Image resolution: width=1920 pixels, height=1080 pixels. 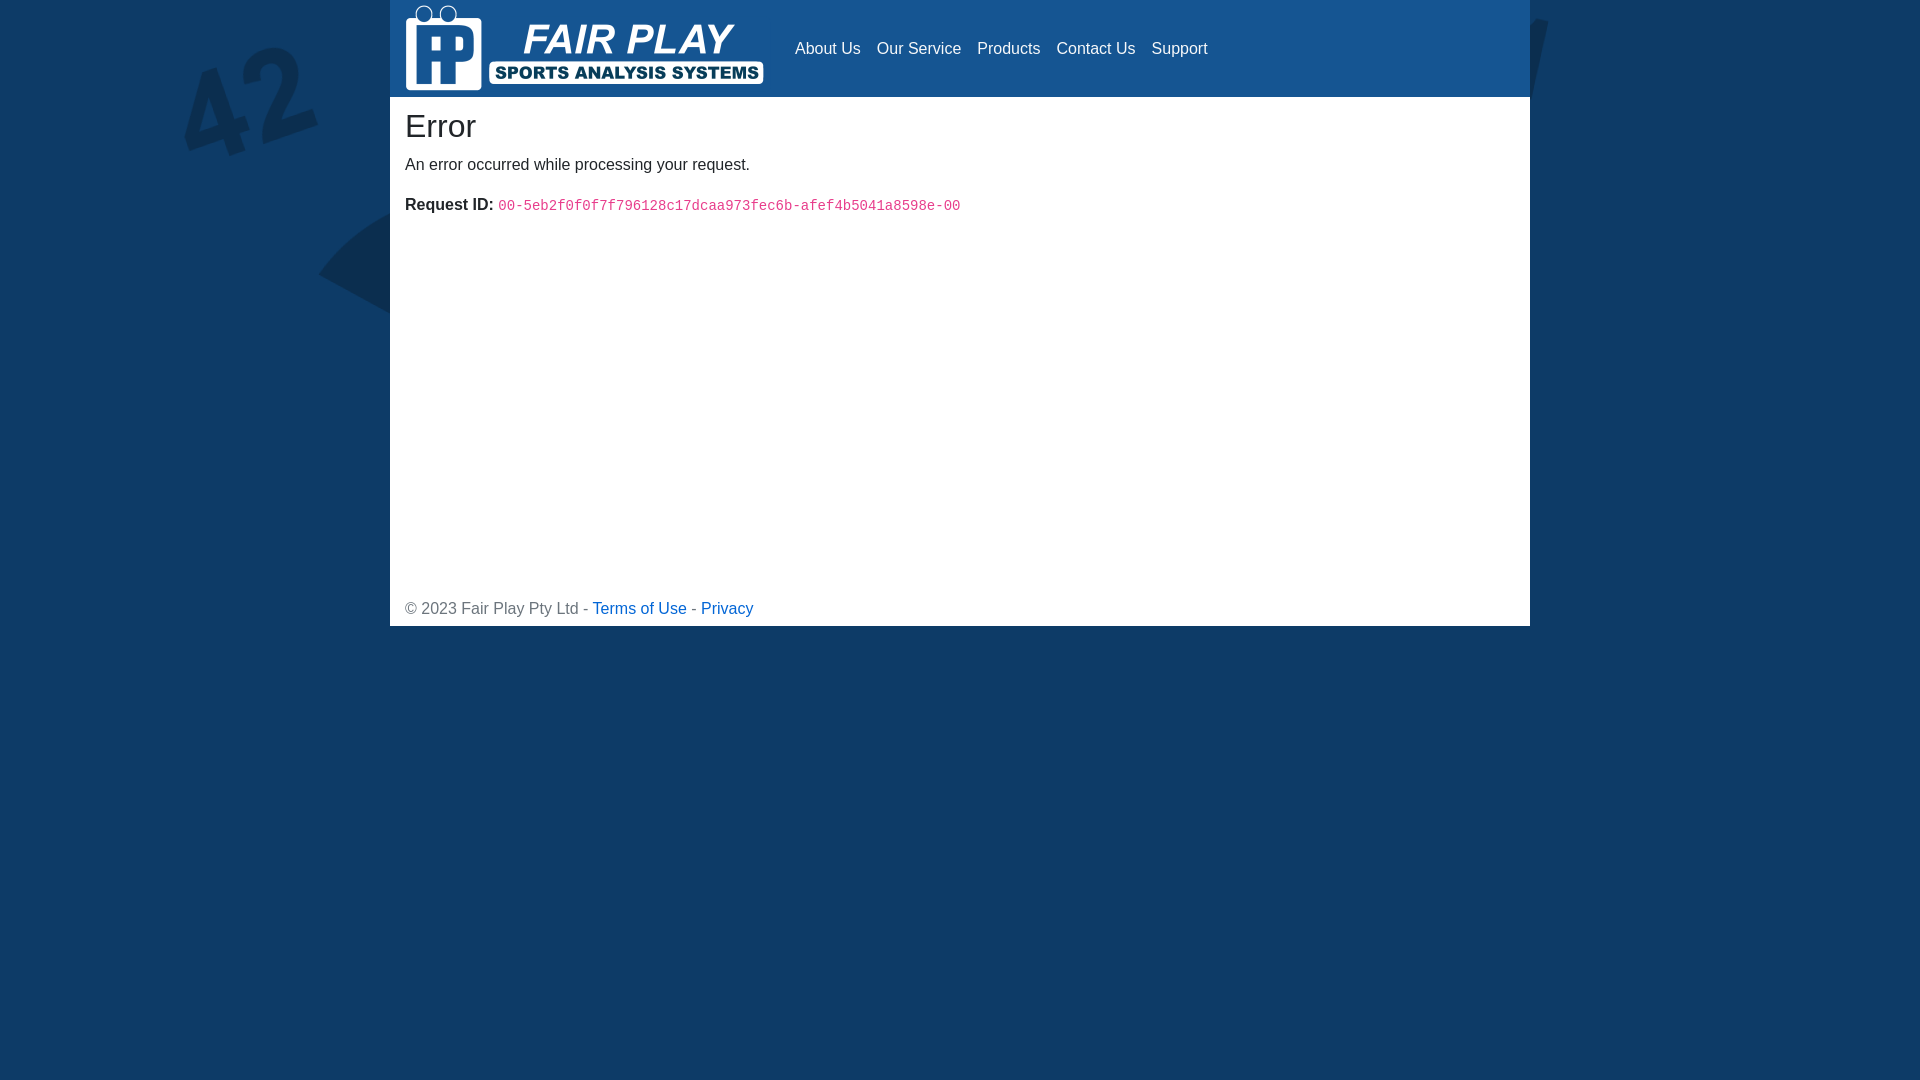 What do you see at coordinates (638, 607) in the screenshot?
I see `'Terms of Use'` at bounding box center [638, 607].